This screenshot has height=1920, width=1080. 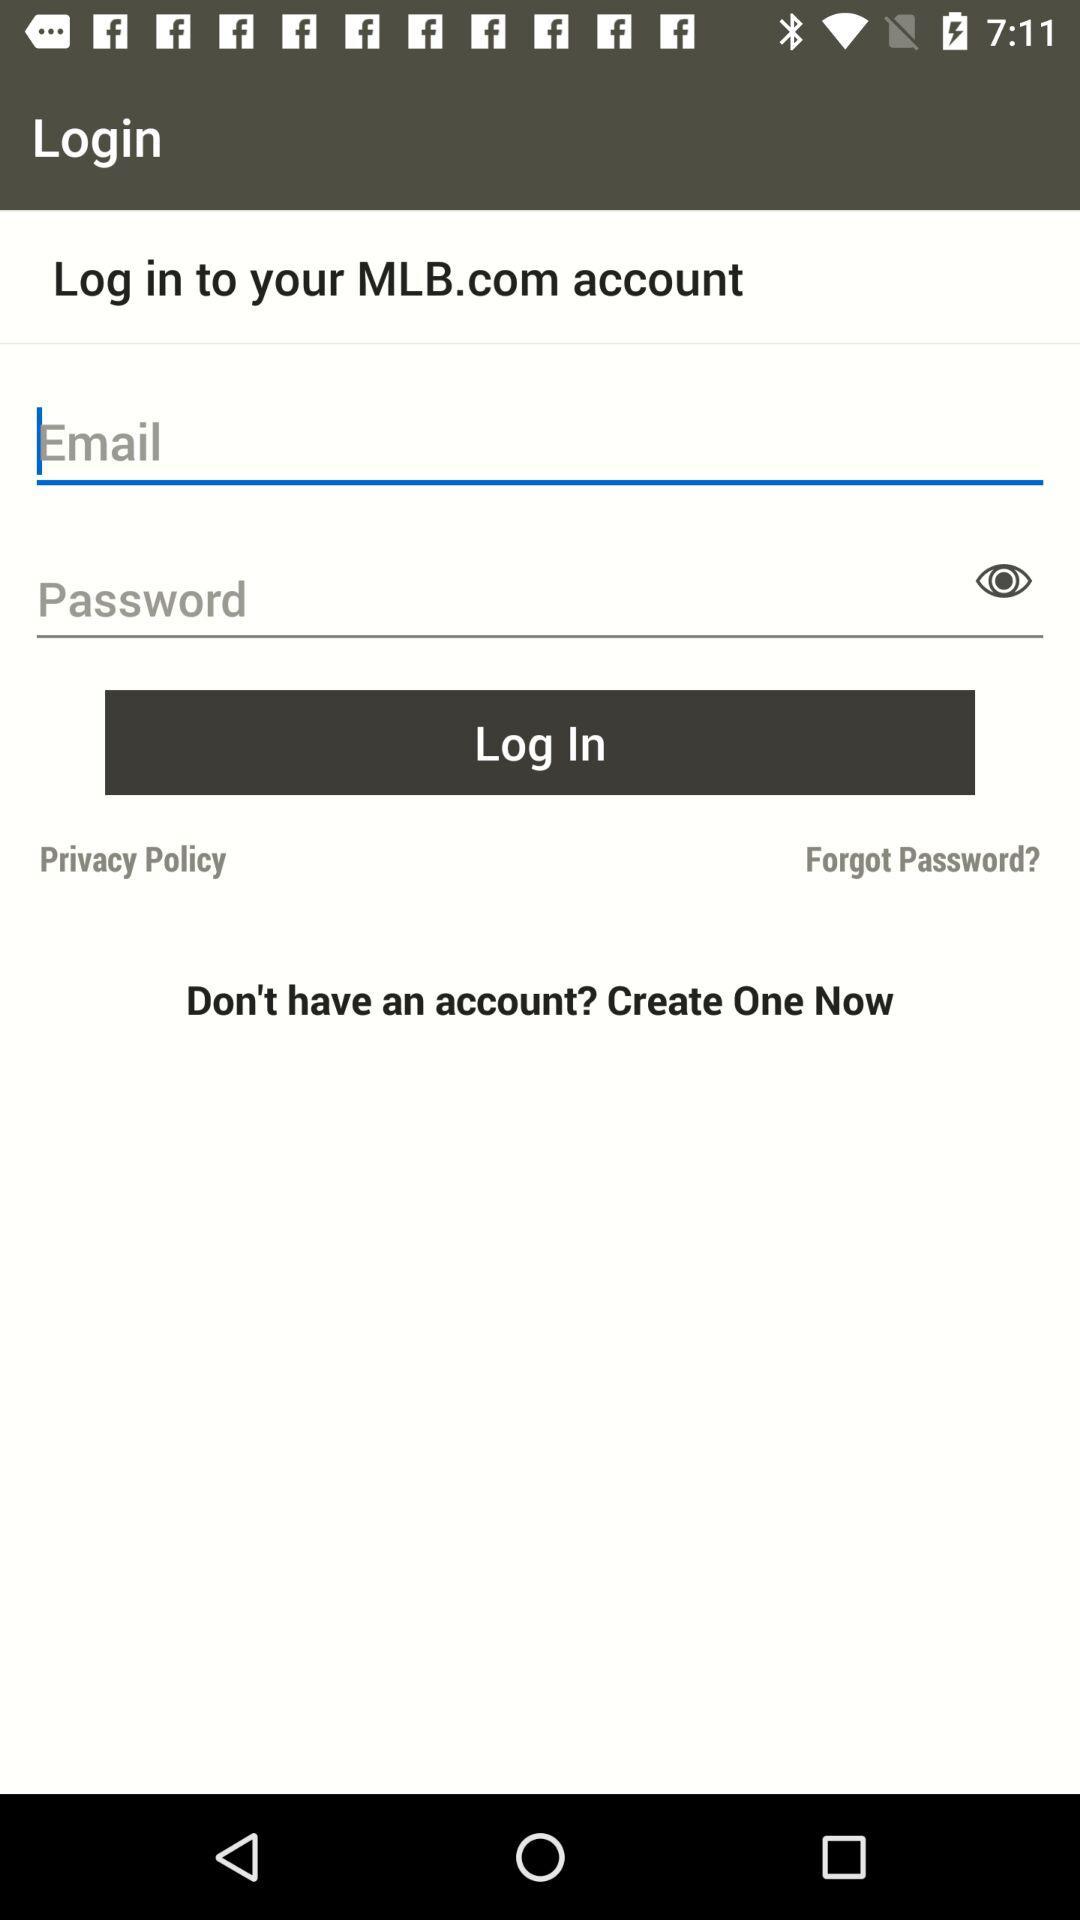 What do you see at coordinates (283, 858) in the screenshot?
I see `item to the left of forgot password?` at bounding box center [283, 858].